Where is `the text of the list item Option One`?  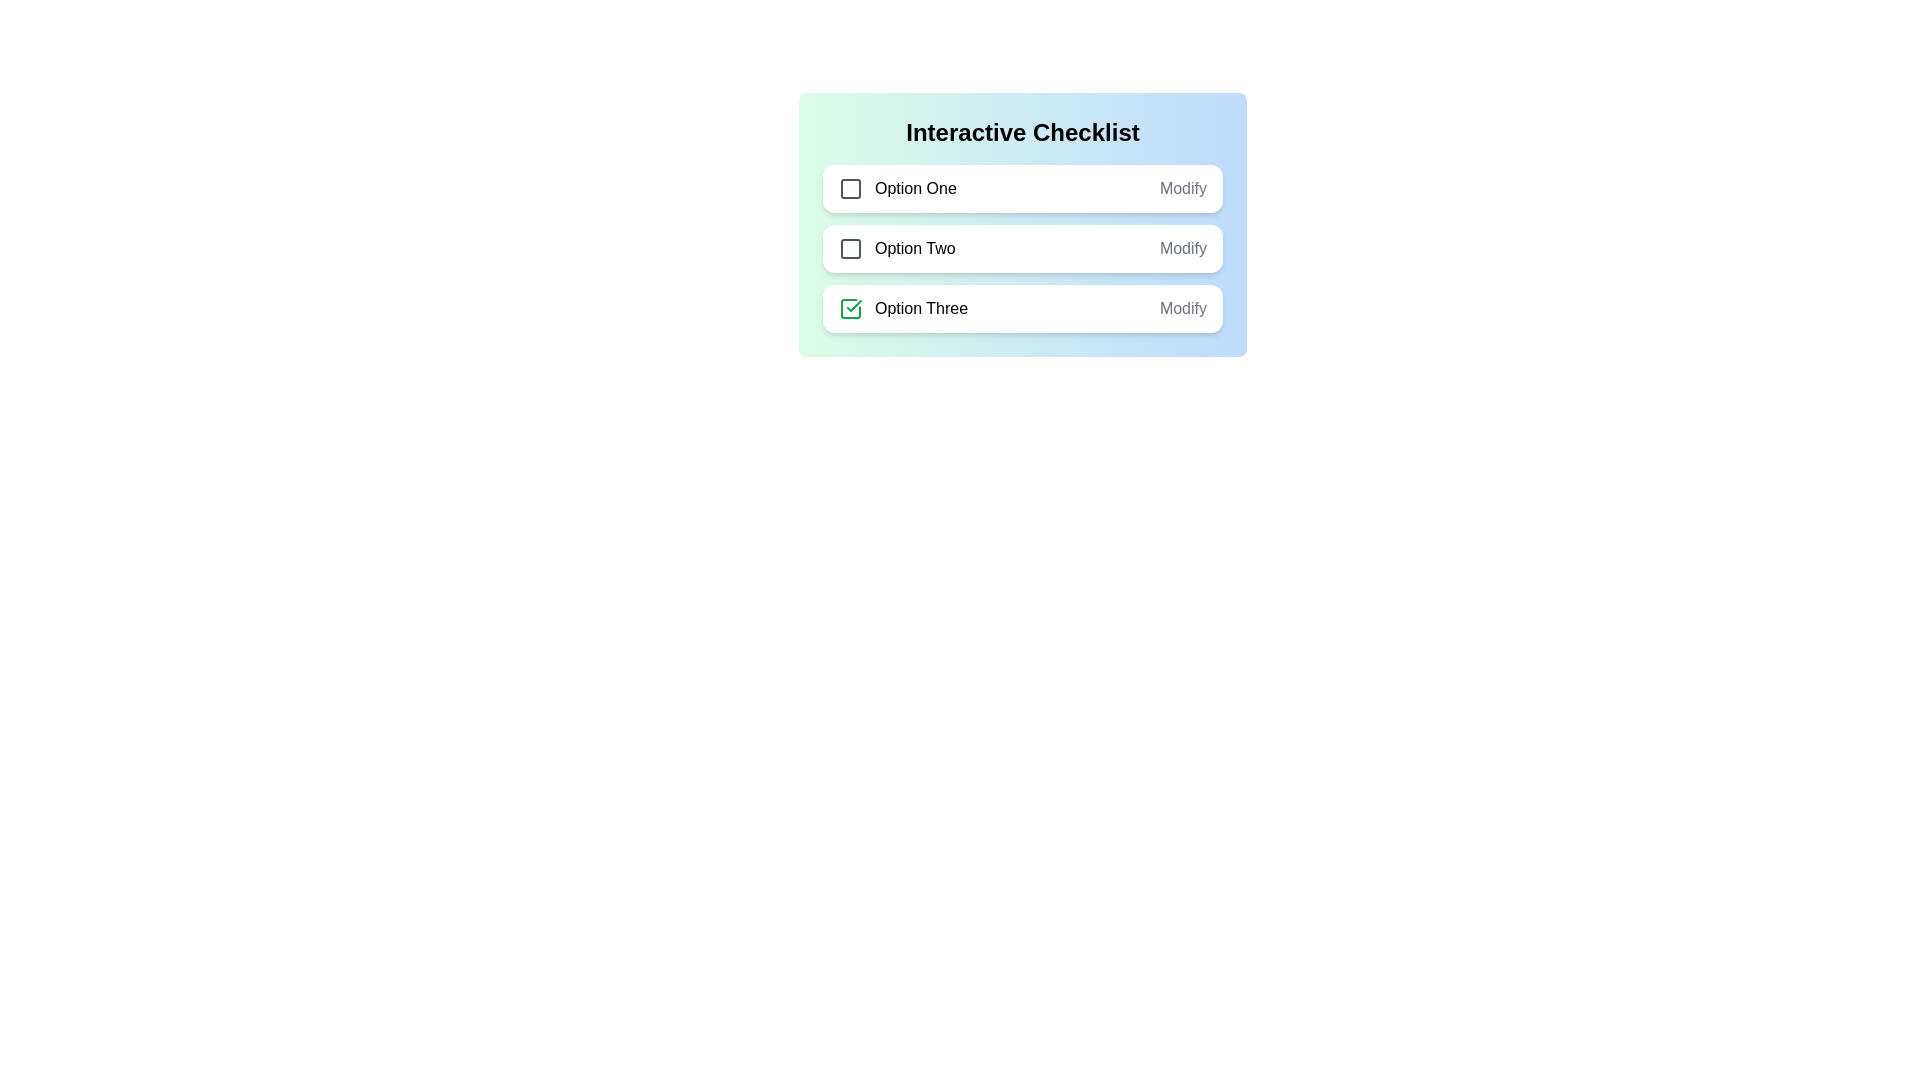 the text of the list item Option One is located at coordinates (896, 189).